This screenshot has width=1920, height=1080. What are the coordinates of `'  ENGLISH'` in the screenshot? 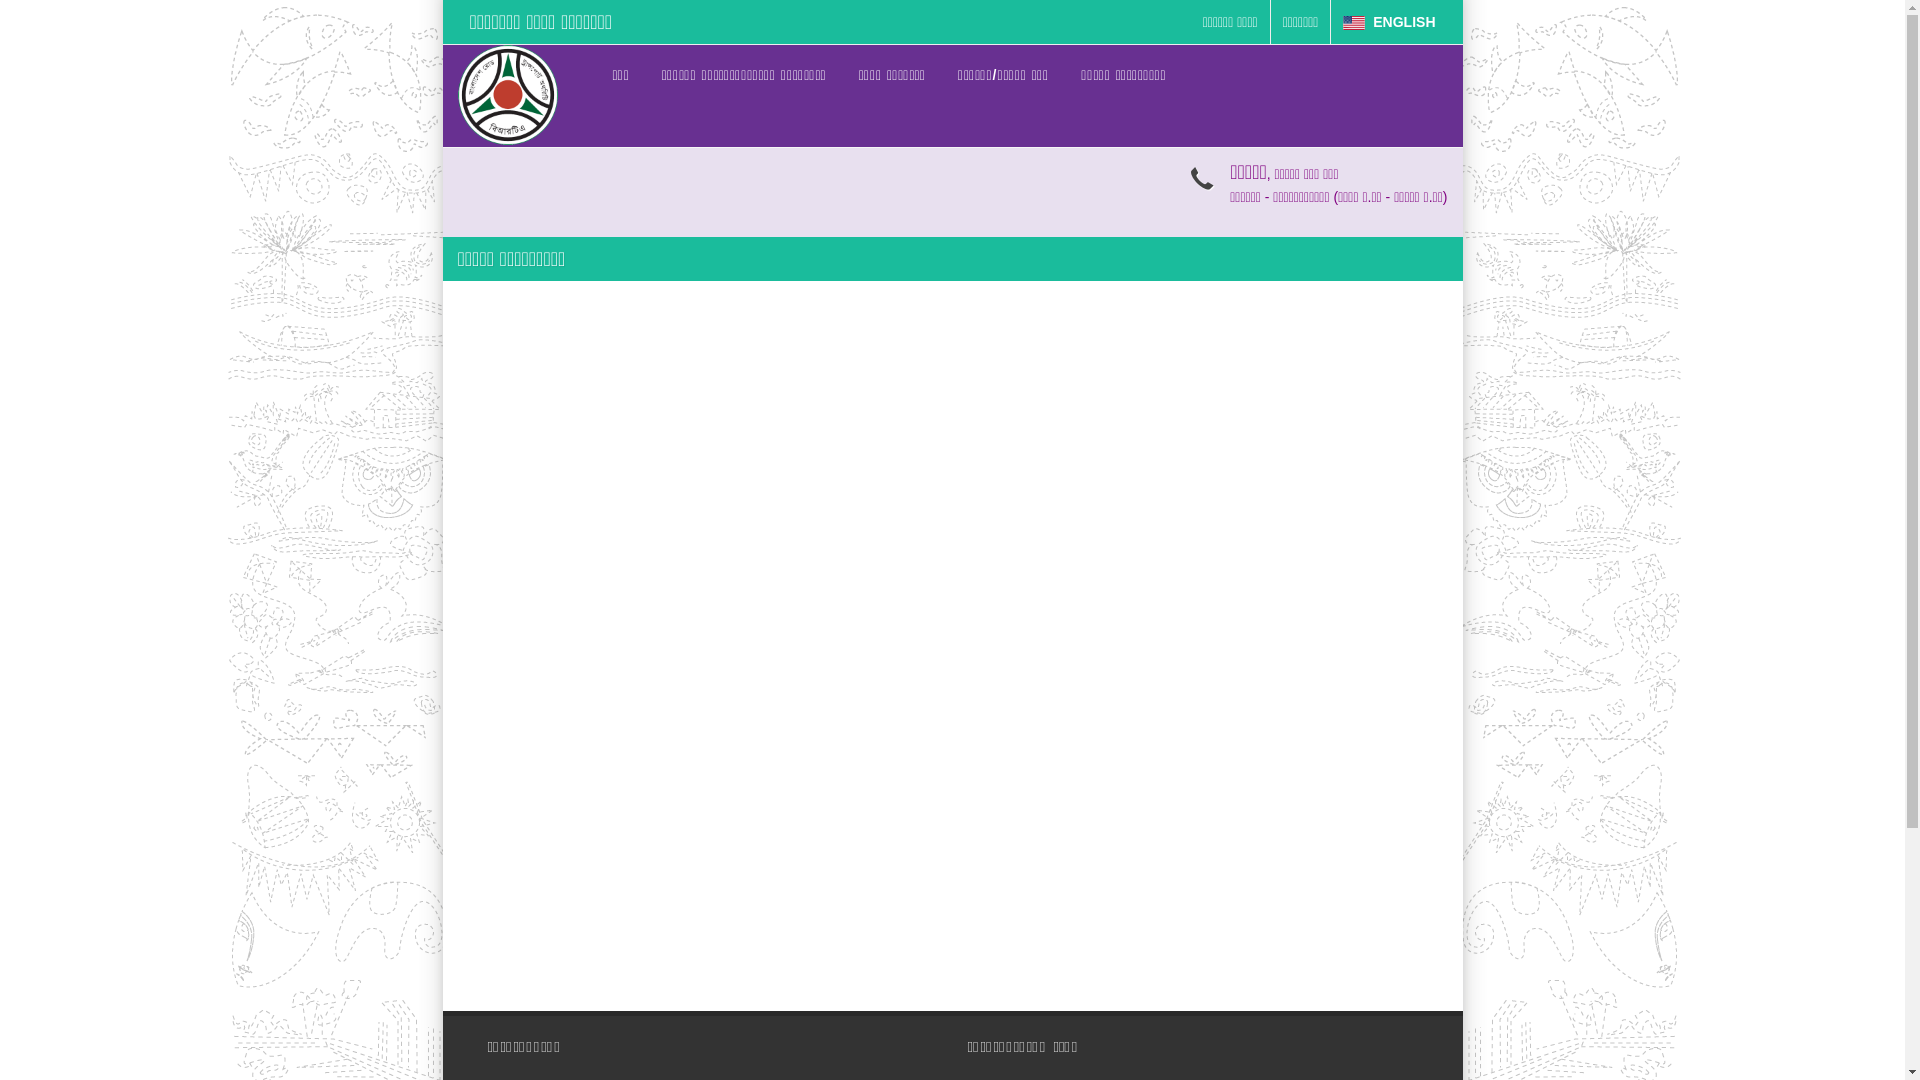 It's located at (1330, 22).